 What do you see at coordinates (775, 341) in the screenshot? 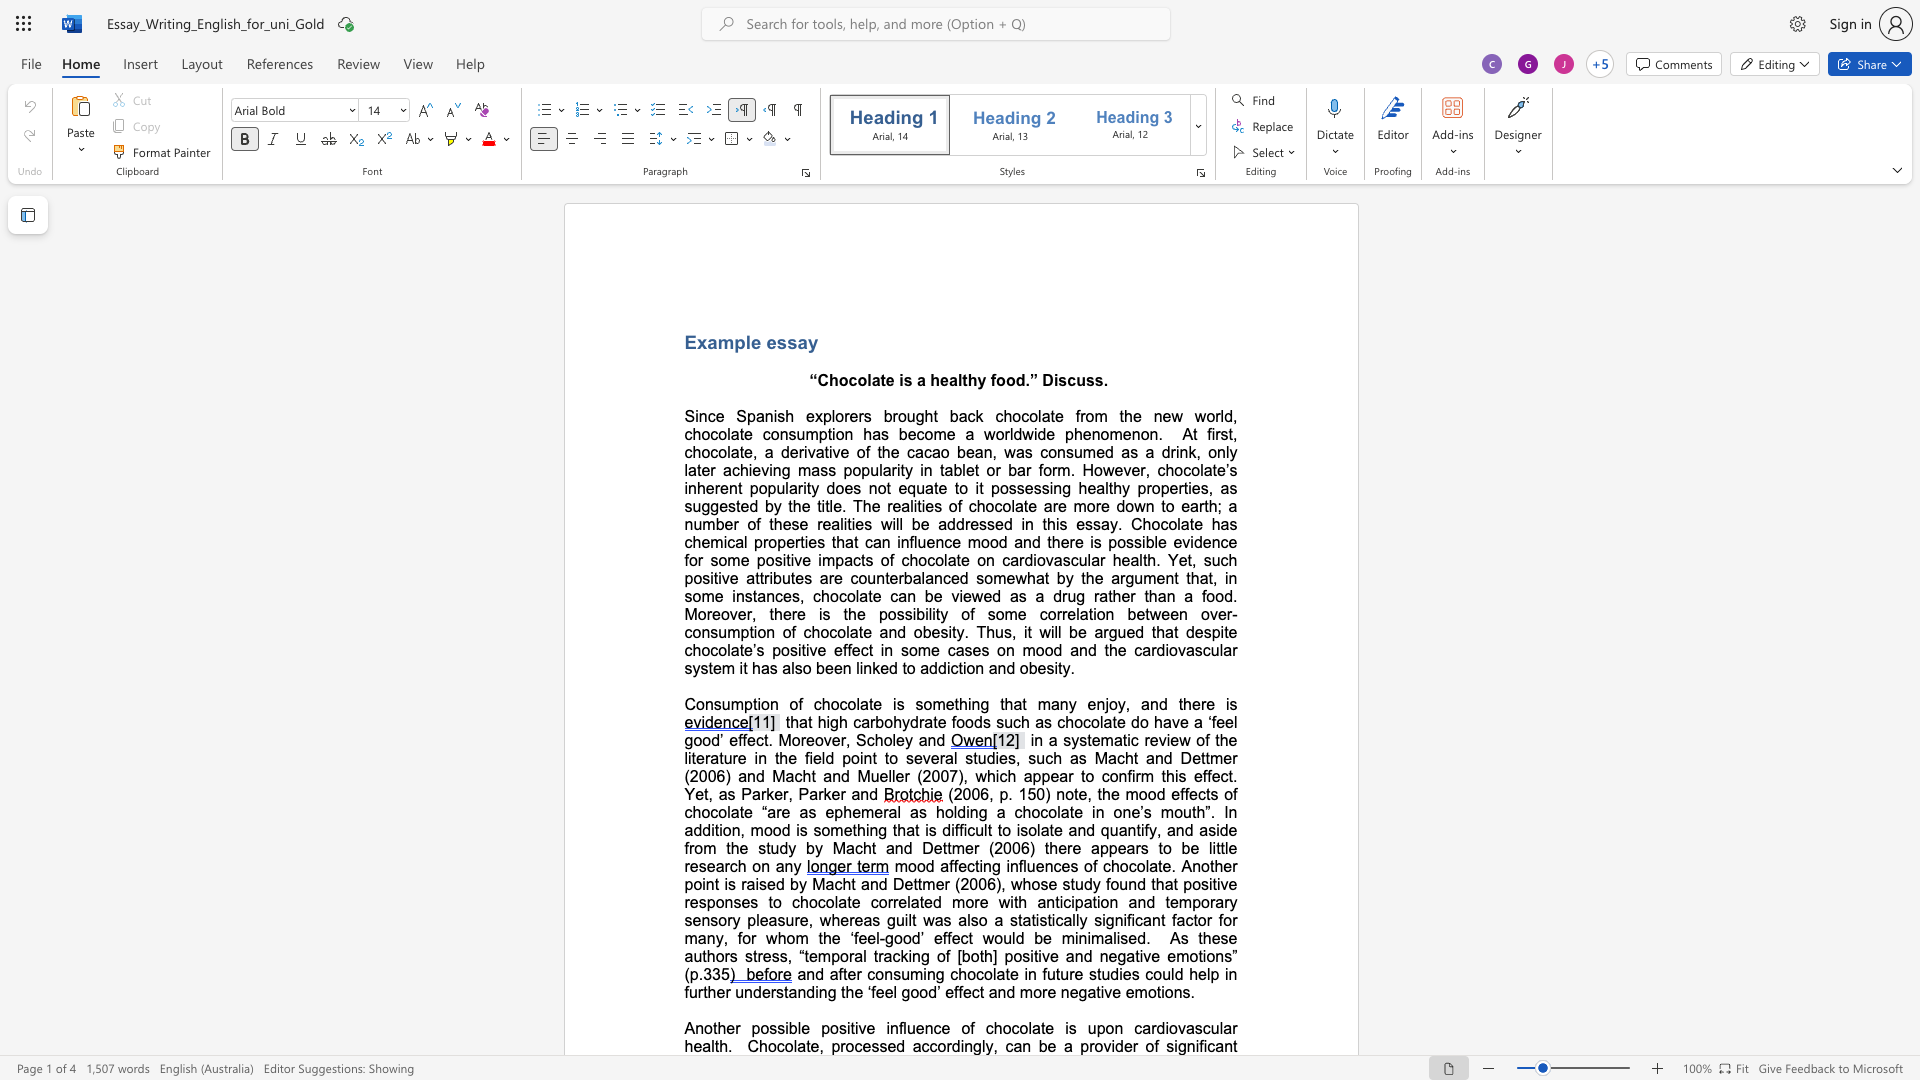
I see `the space between the continuous character "e" and "s" in the text` at bounding box center [775, 341].